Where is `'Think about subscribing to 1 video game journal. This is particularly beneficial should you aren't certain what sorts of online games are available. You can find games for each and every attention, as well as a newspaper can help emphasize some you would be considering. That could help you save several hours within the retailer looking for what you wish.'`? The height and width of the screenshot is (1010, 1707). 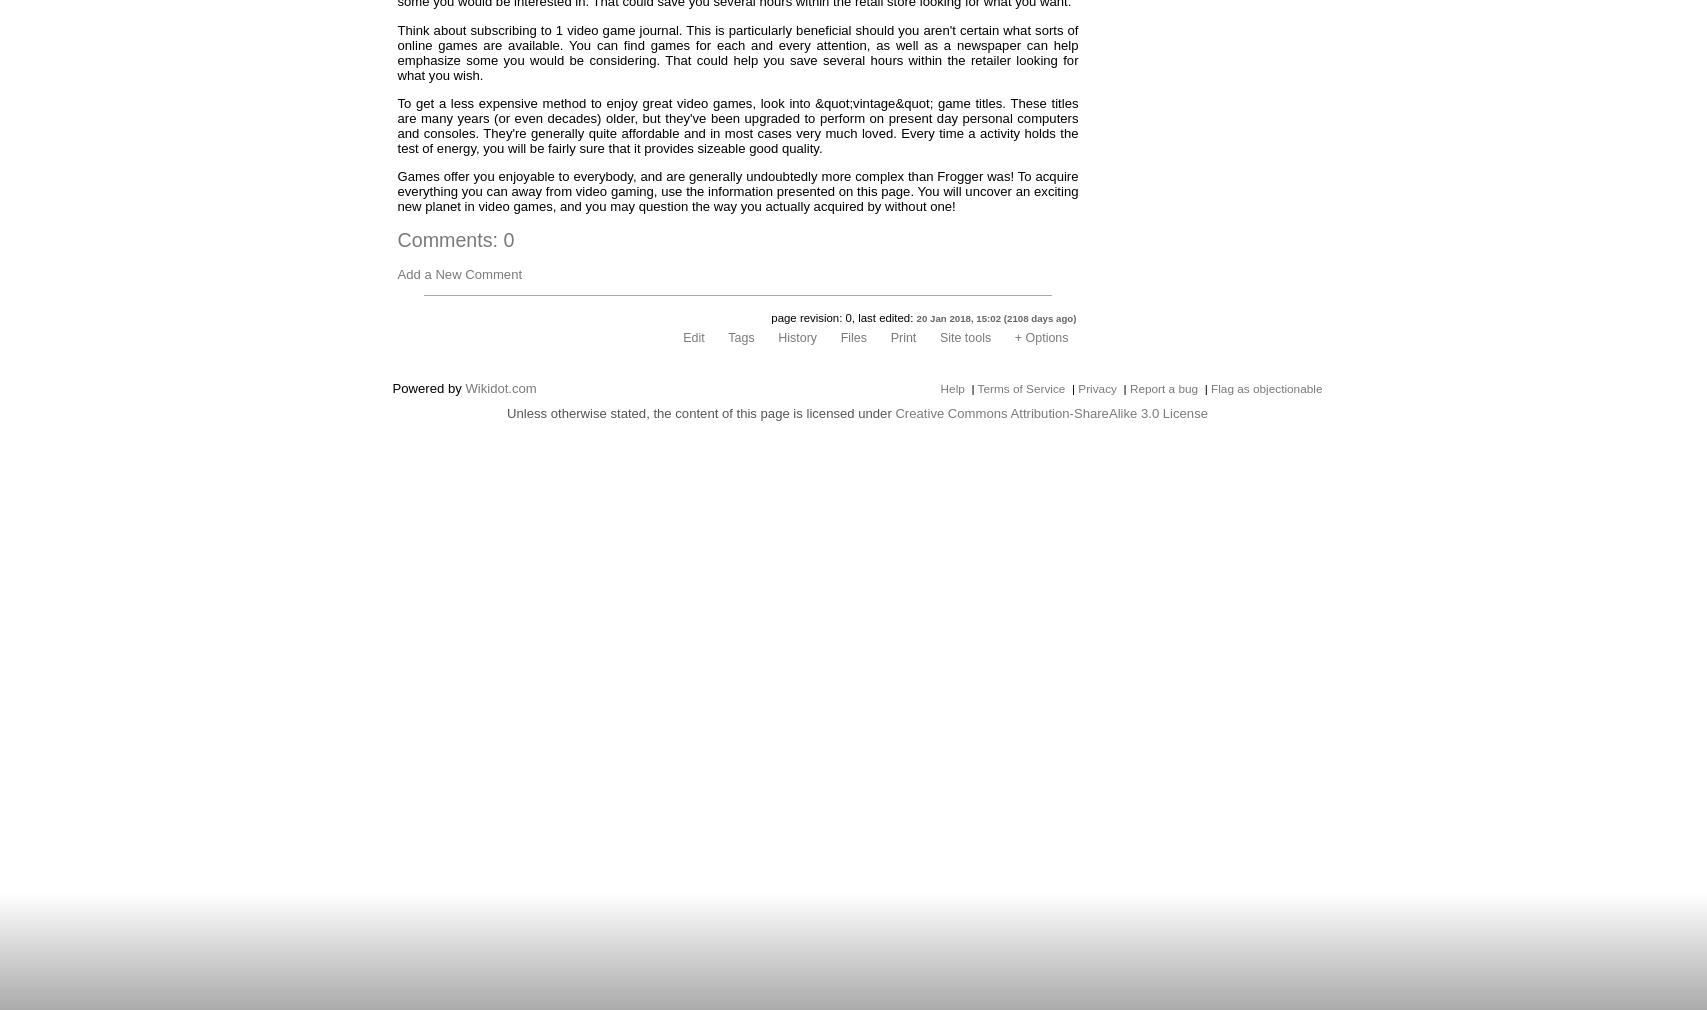 'Think about subscribing to 1 video game journal. This is particularly beneficial should you aren't certain what sorts of online games are available. You can find games for each and every attention, as well as a newspaper can help emphasize some you would be considering. That could help you save several hours within the retailer looking for what you wish.' is located at coordinates (397, 51).